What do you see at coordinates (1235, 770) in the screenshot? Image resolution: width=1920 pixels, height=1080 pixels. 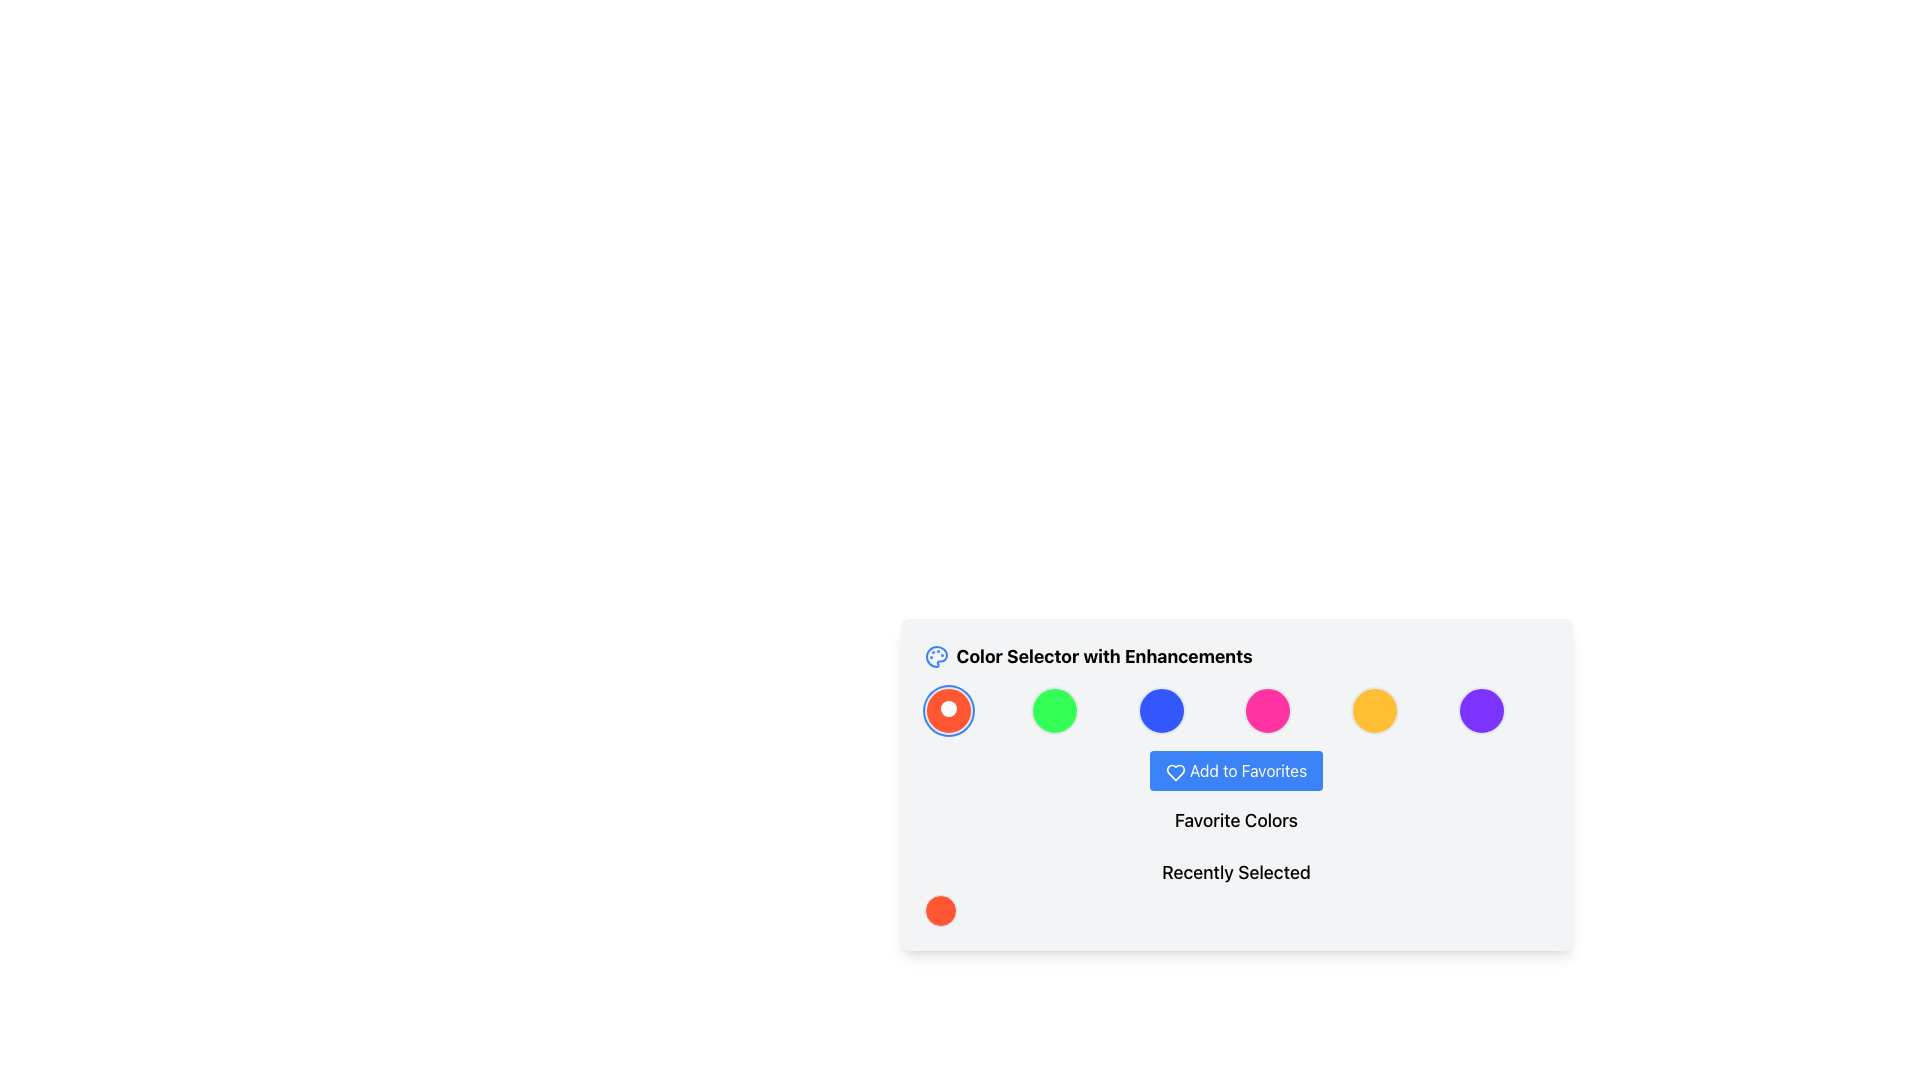 I see `the 'Add to Favorites' button with a blue background and heart icon` at bounding box center [1235, 770].